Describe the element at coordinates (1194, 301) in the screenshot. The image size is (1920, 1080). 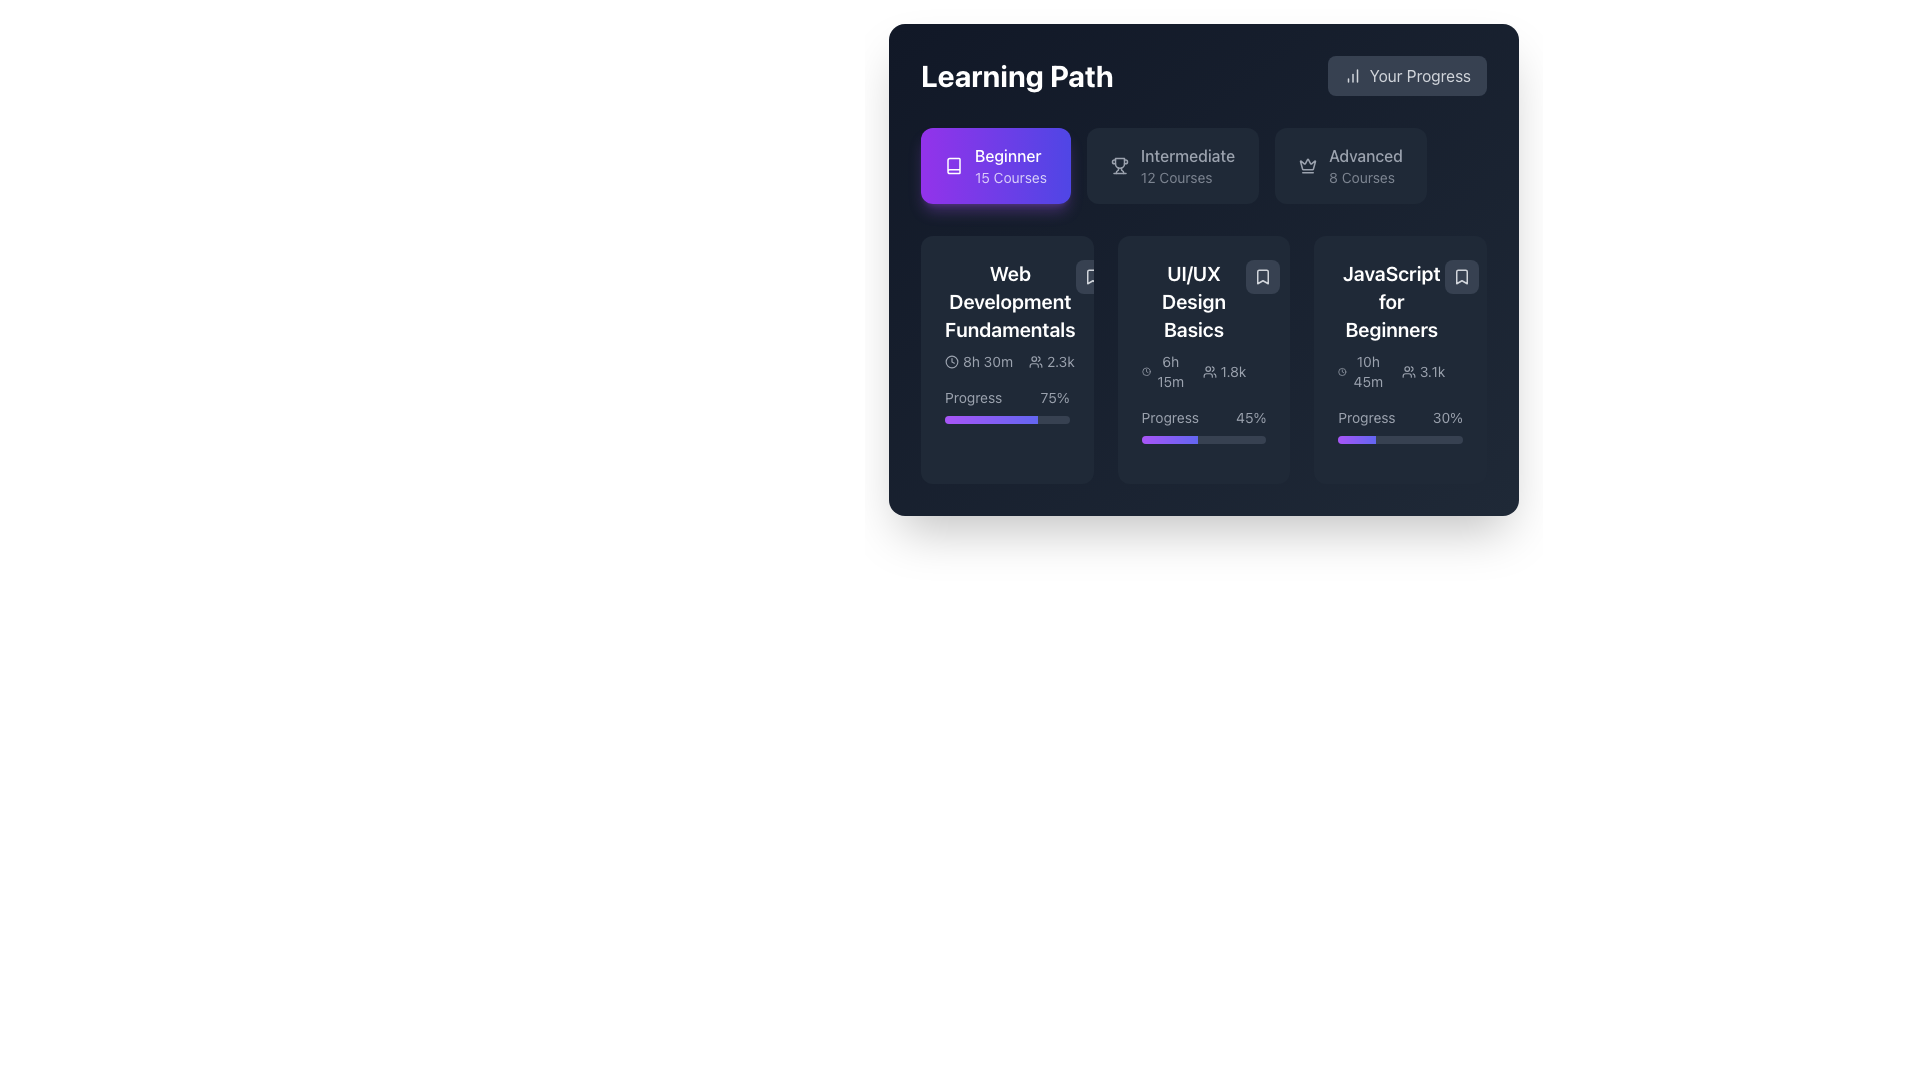
I see `the text label titled 'UI/UX Design Basics' located at the top center of the middle card in the second row of a grid layout` at that location.